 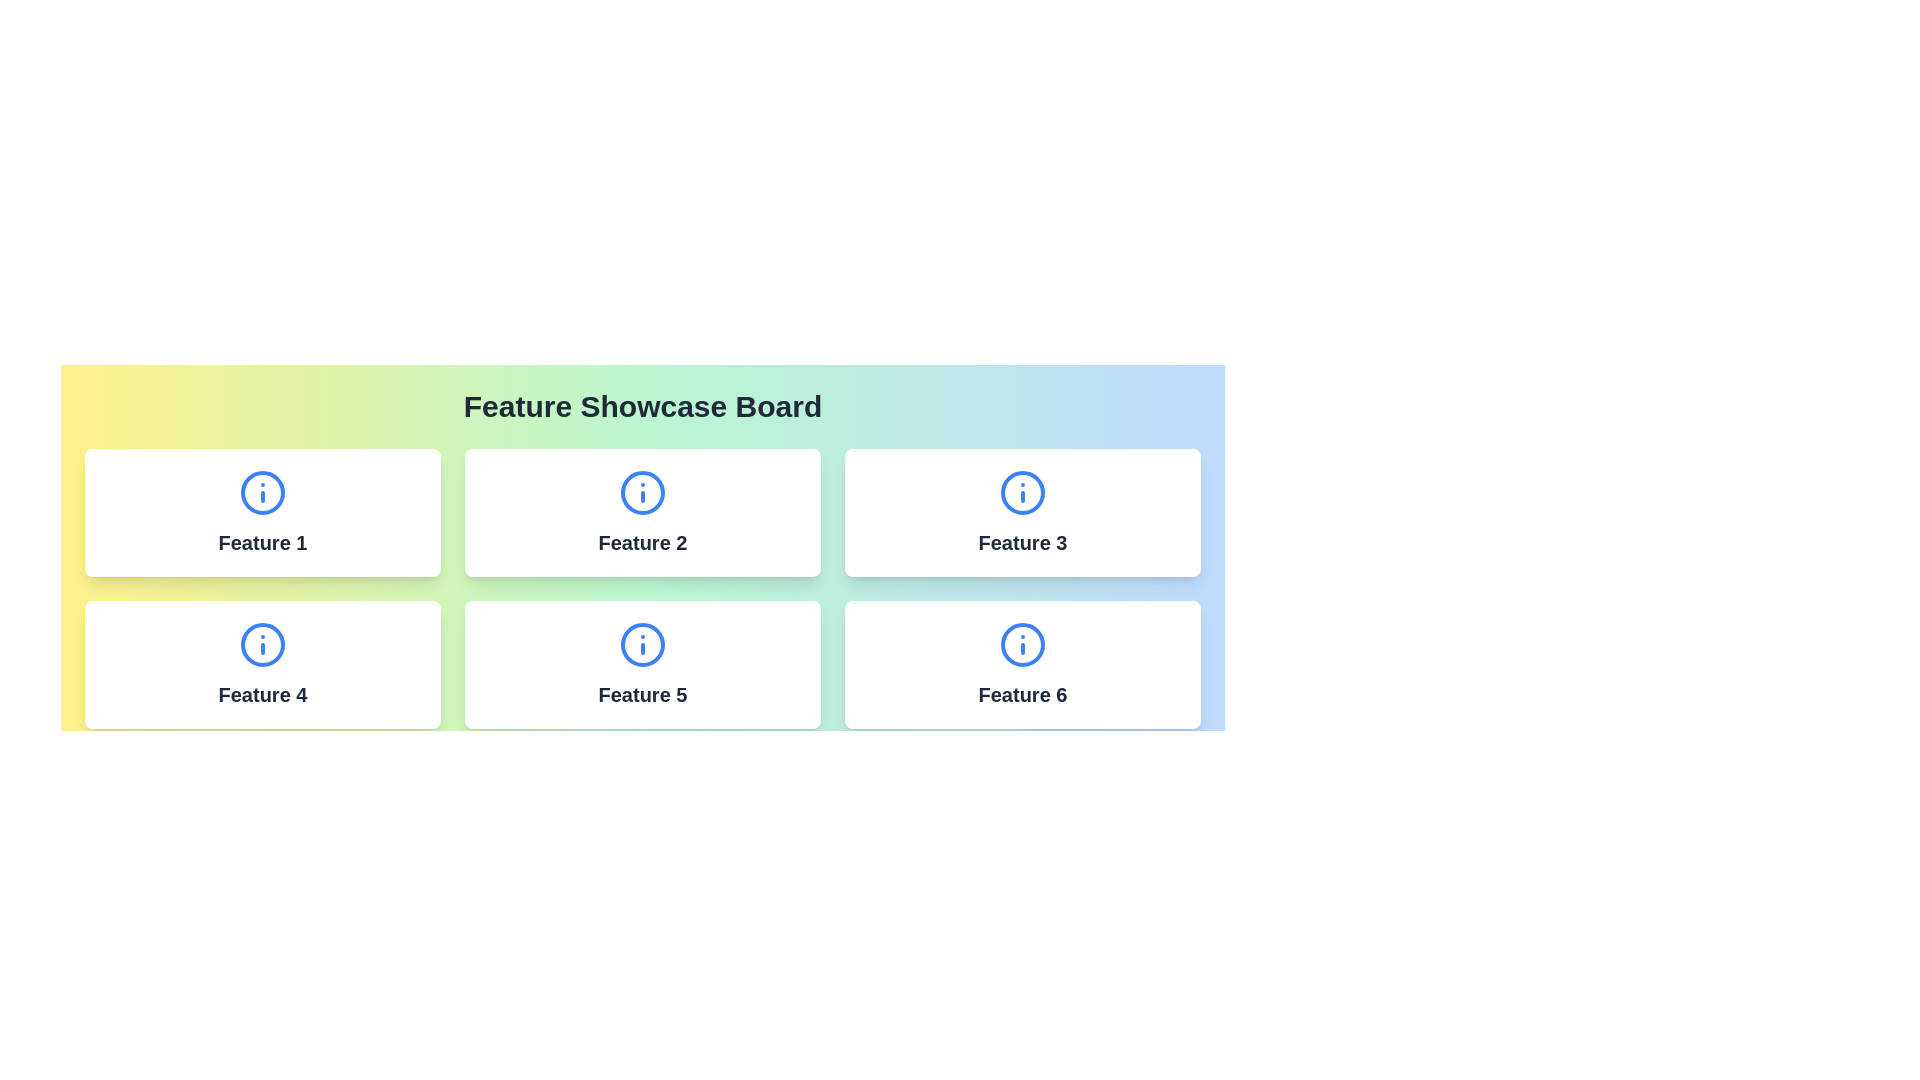 I want to click on the circular information icon with a blue border and 'i' symbol, located in the first feature box of the second row in the grid layout, so click(x=262, y=644).